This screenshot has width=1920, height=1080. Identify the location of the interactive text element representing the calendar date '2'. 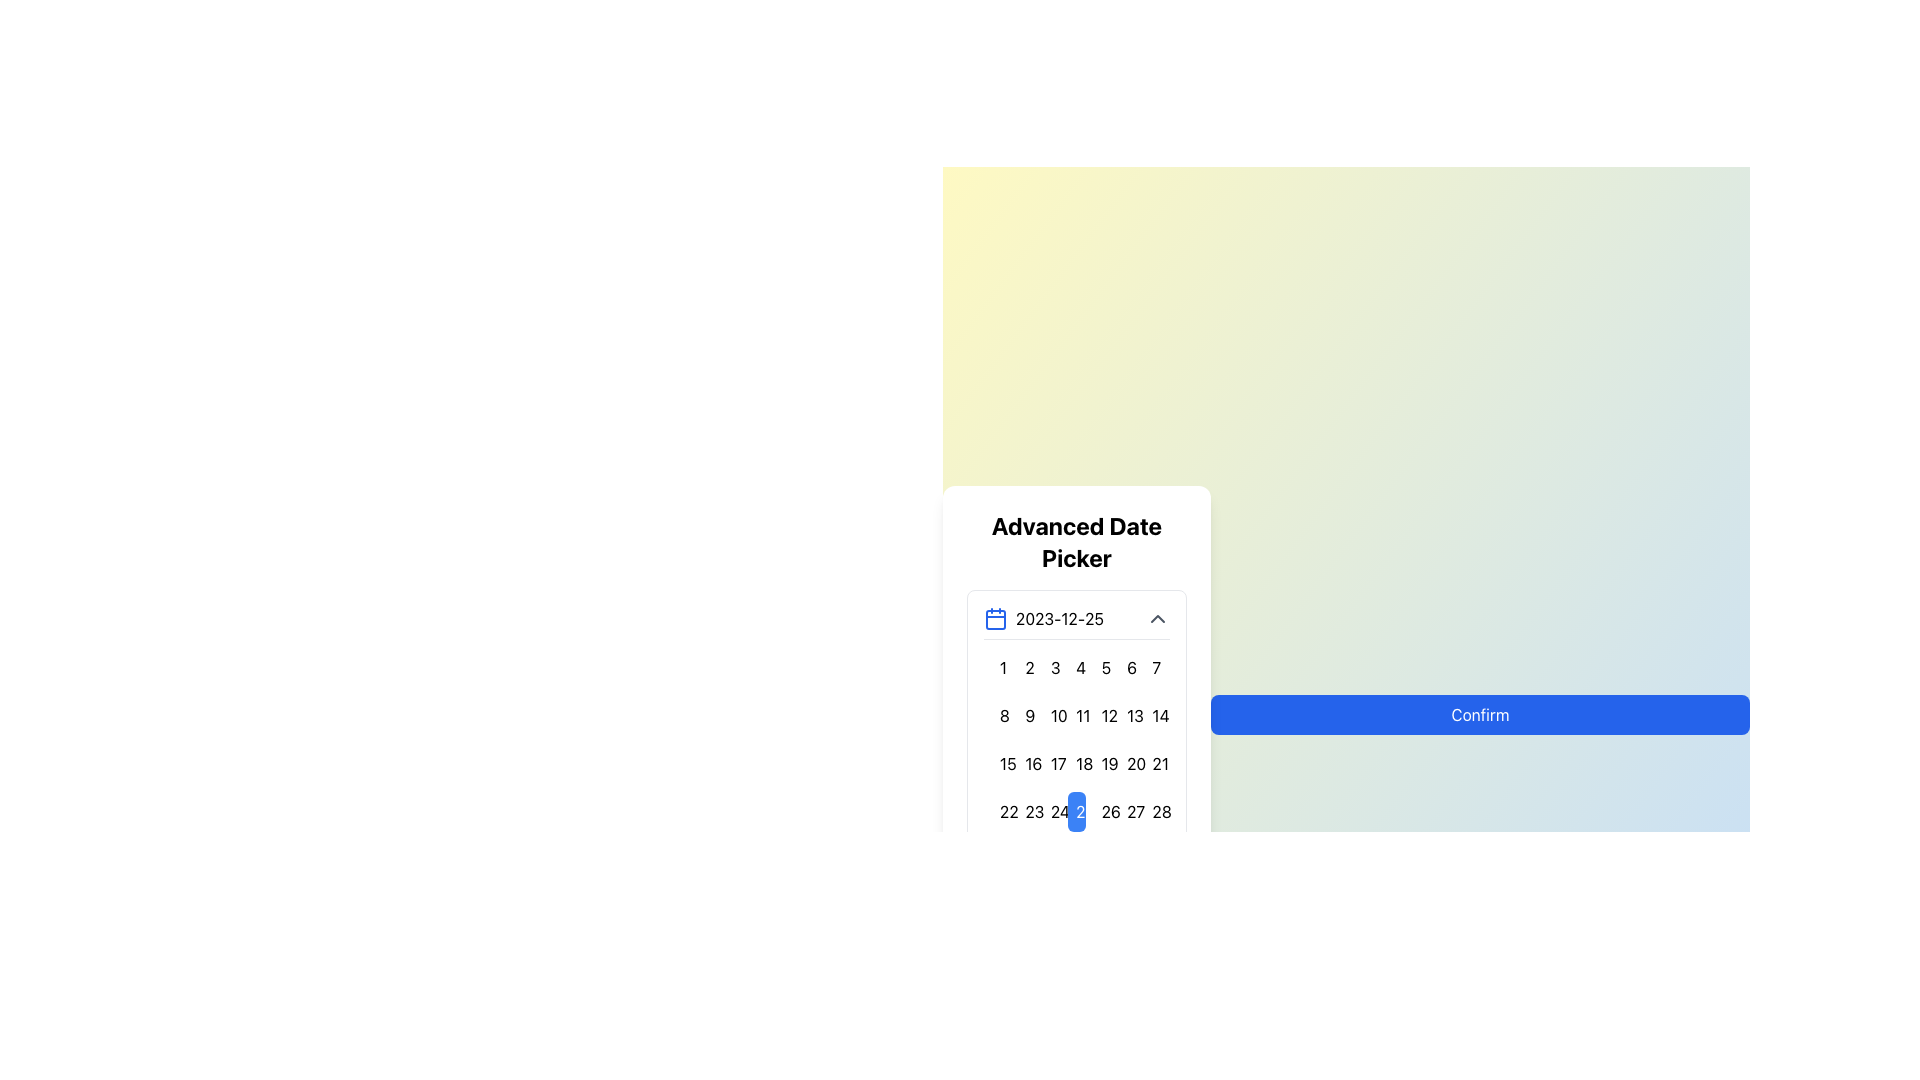
(1026, 667).